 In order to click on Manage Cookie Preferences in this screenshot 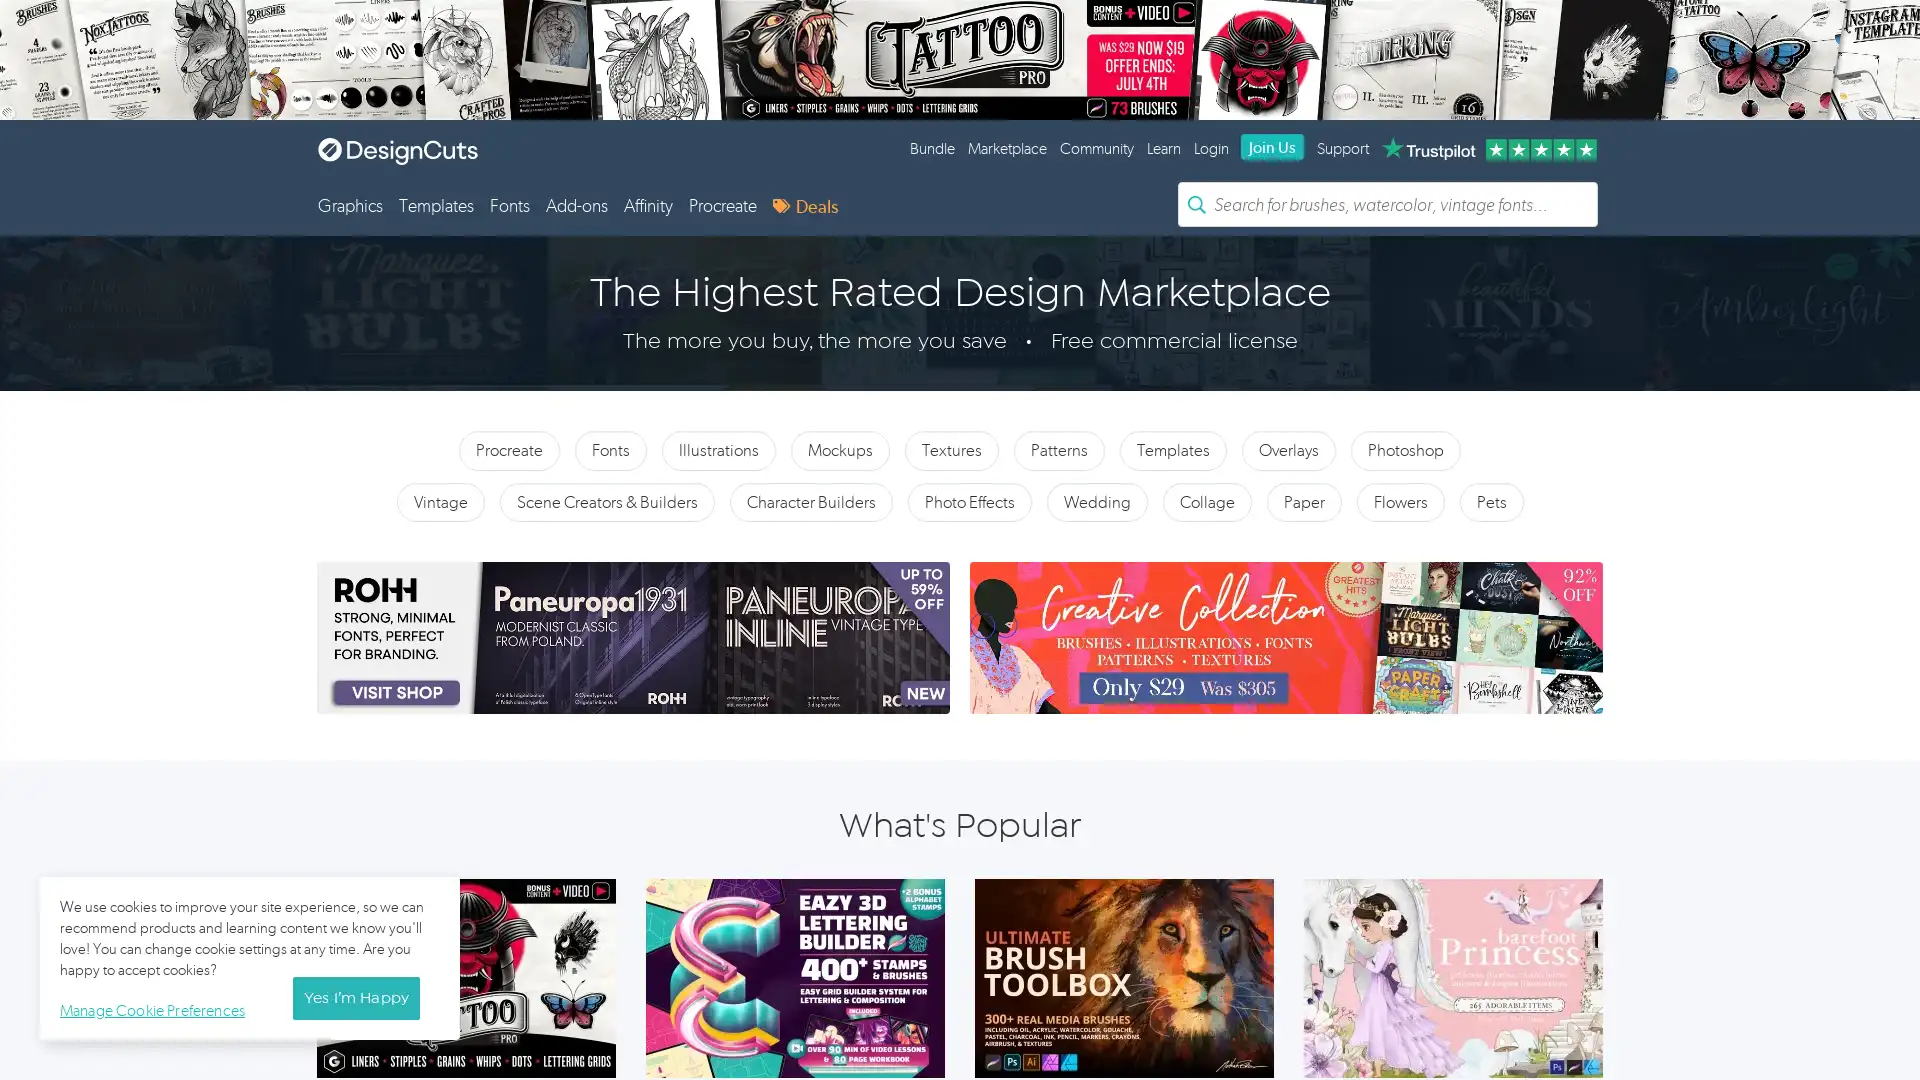, I will do `click(156, 1007)`.